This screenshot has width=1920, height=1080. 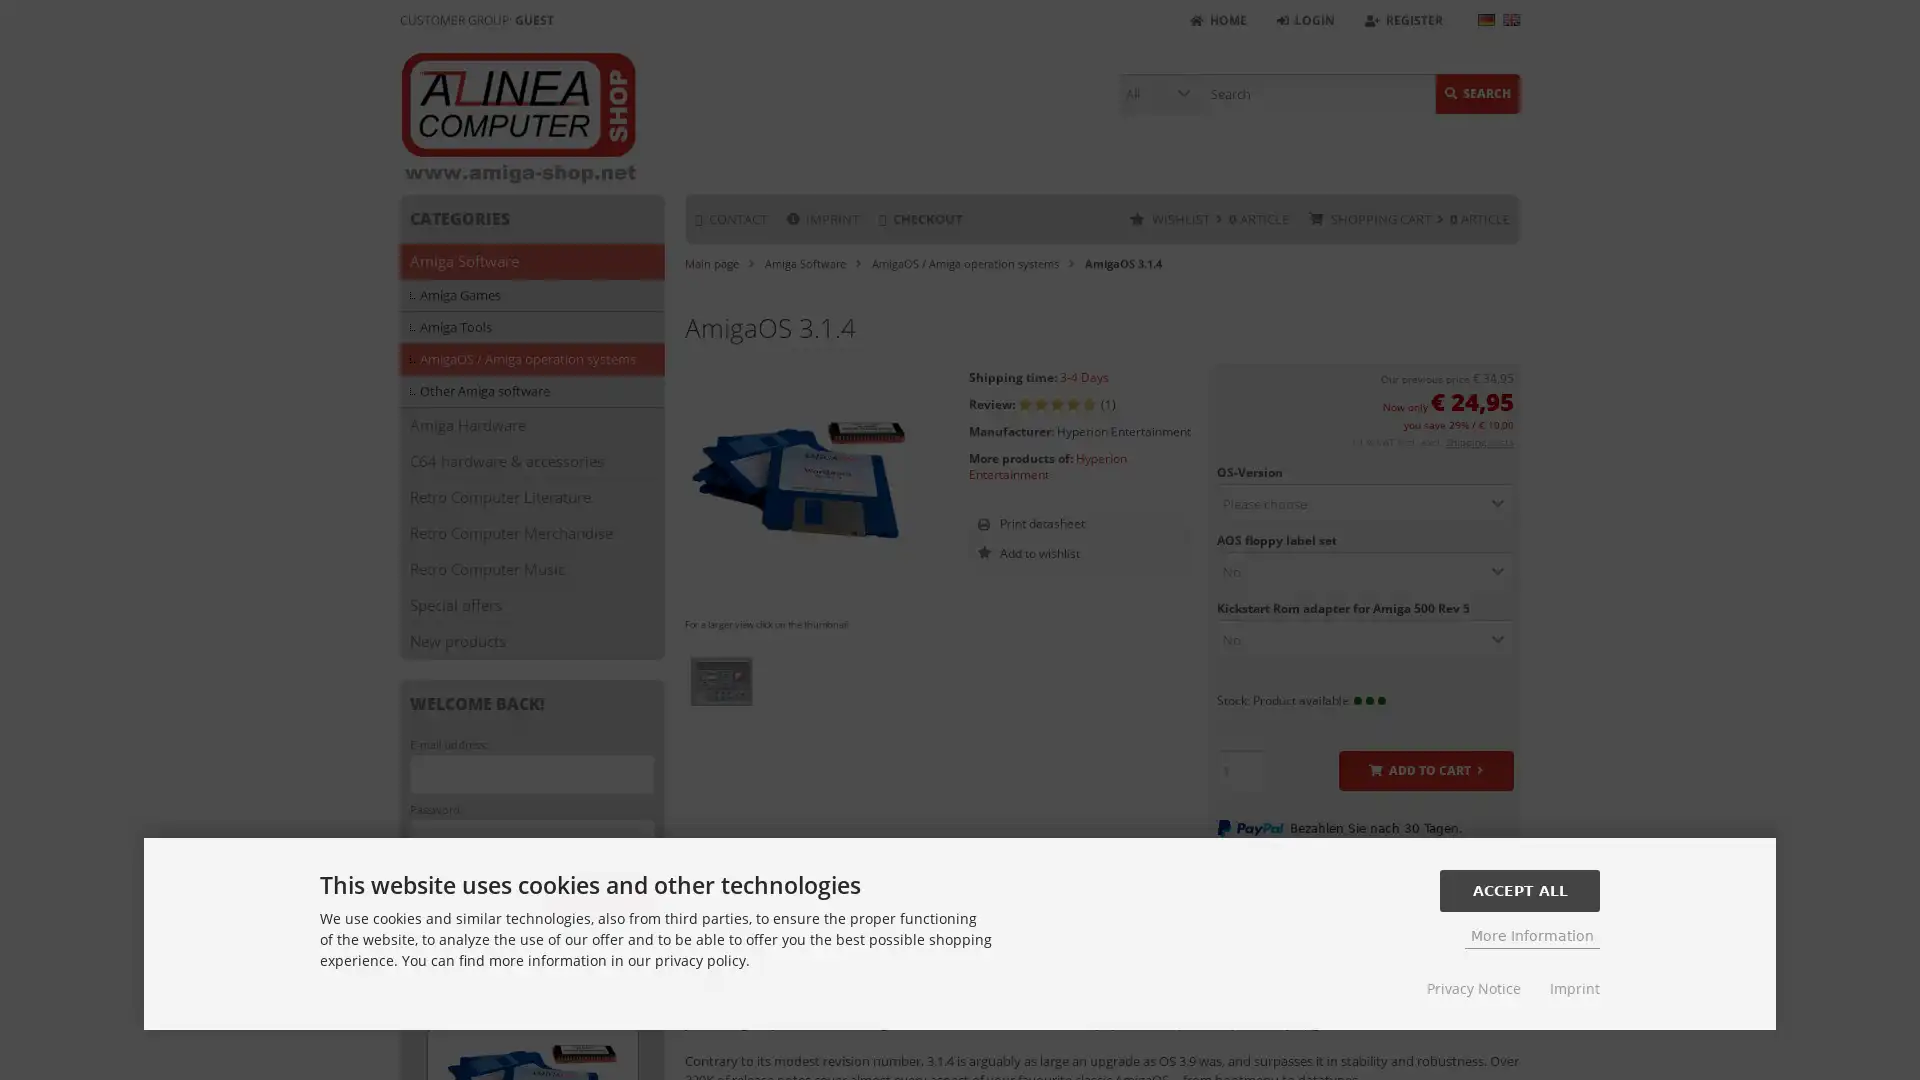 I want to click on More Information, so click(x=1531, y=935).